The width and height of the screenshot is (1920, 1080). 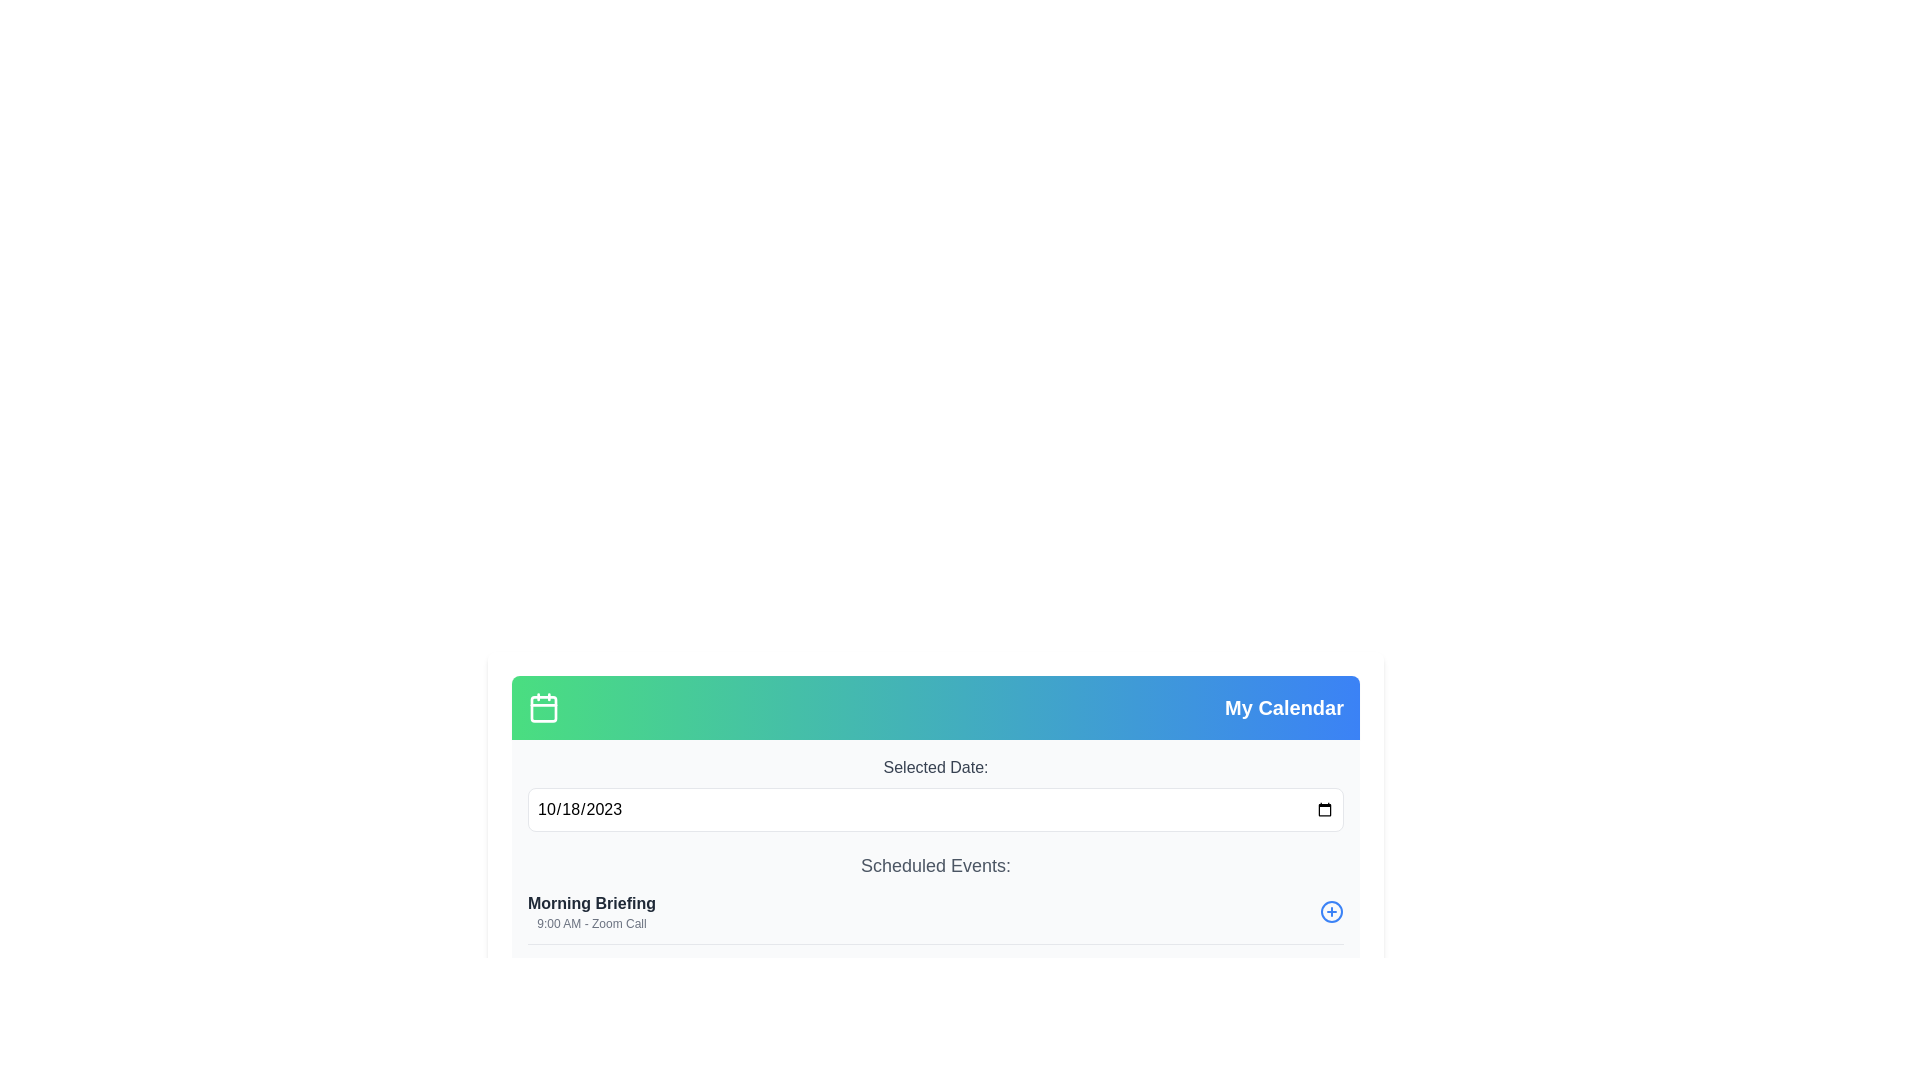 I want to click on the Circular SVG graphic with a plus sign located adjacent to the 'Scheduled Events' section, so click(x=1331, y=911).